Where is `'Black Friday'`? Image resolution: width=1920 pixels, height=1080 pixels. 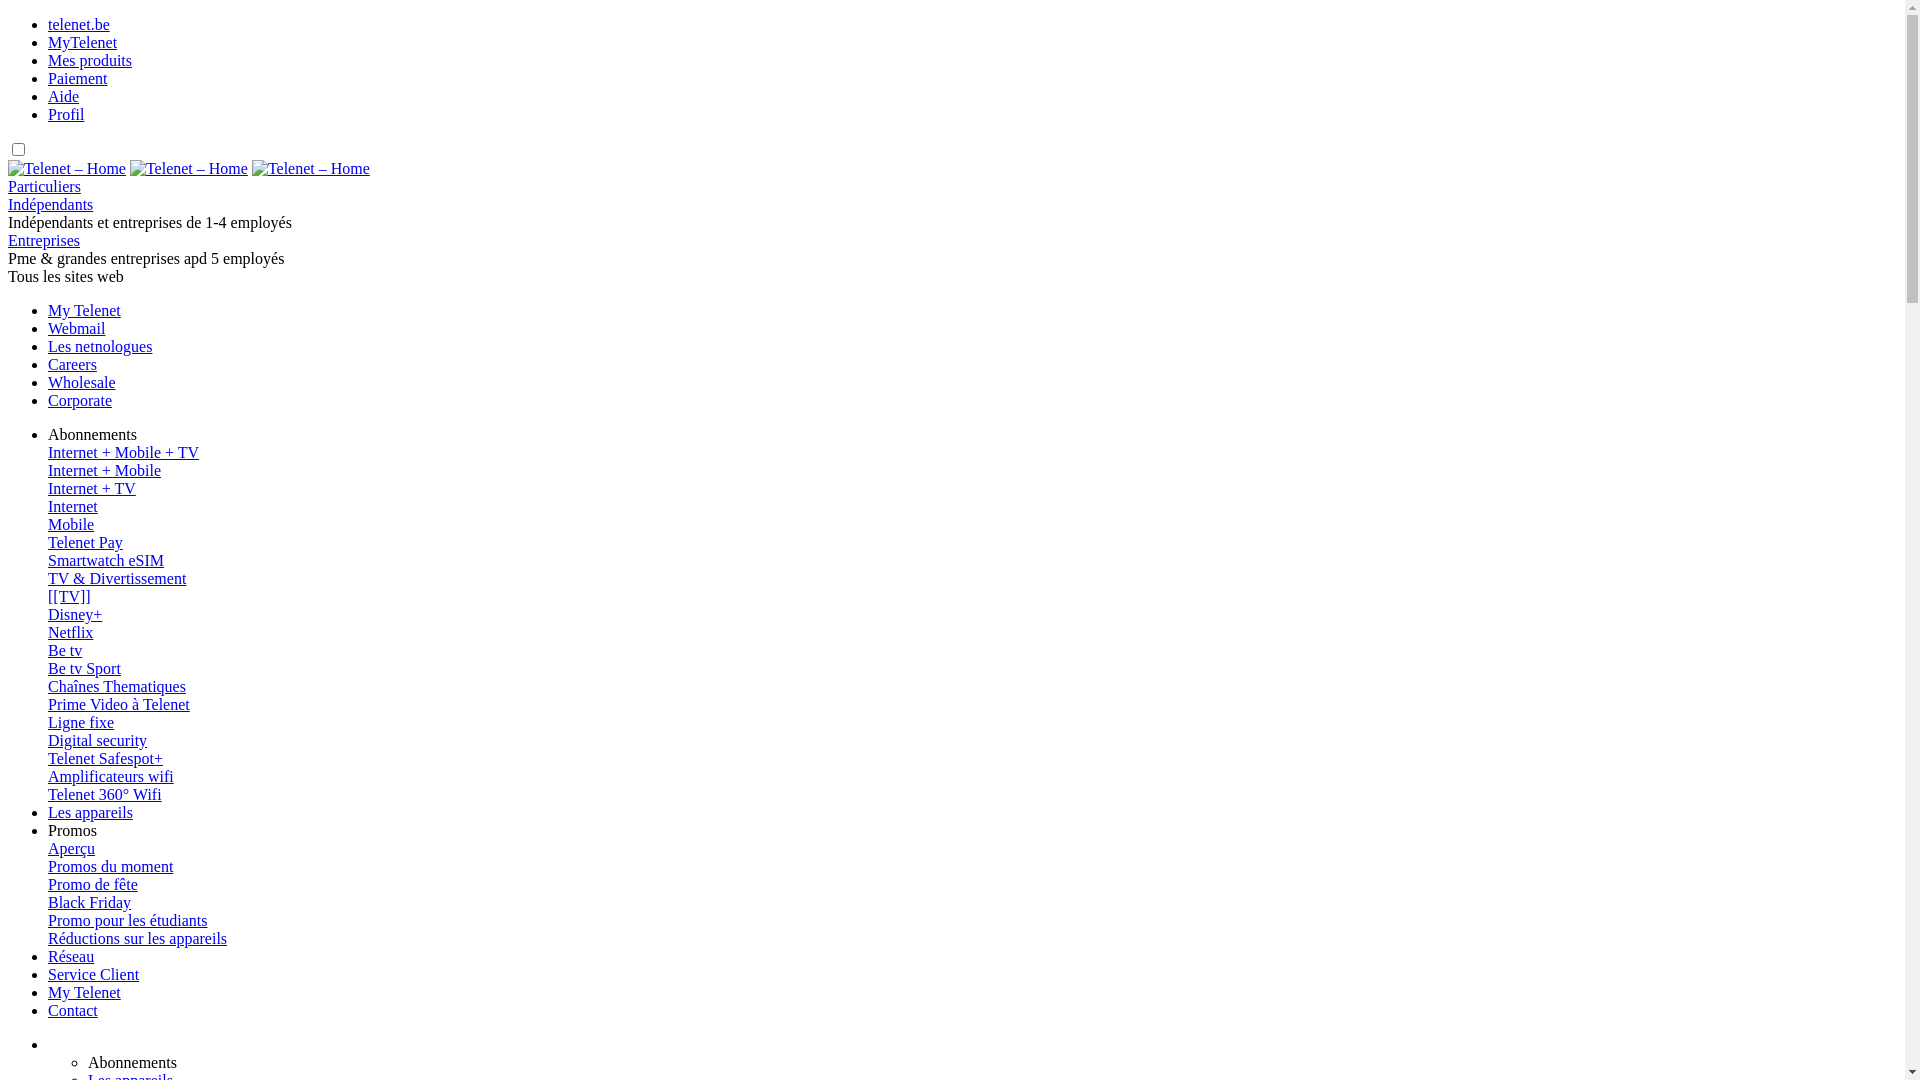 'Black Friday' is located at coordinates (88, 902).